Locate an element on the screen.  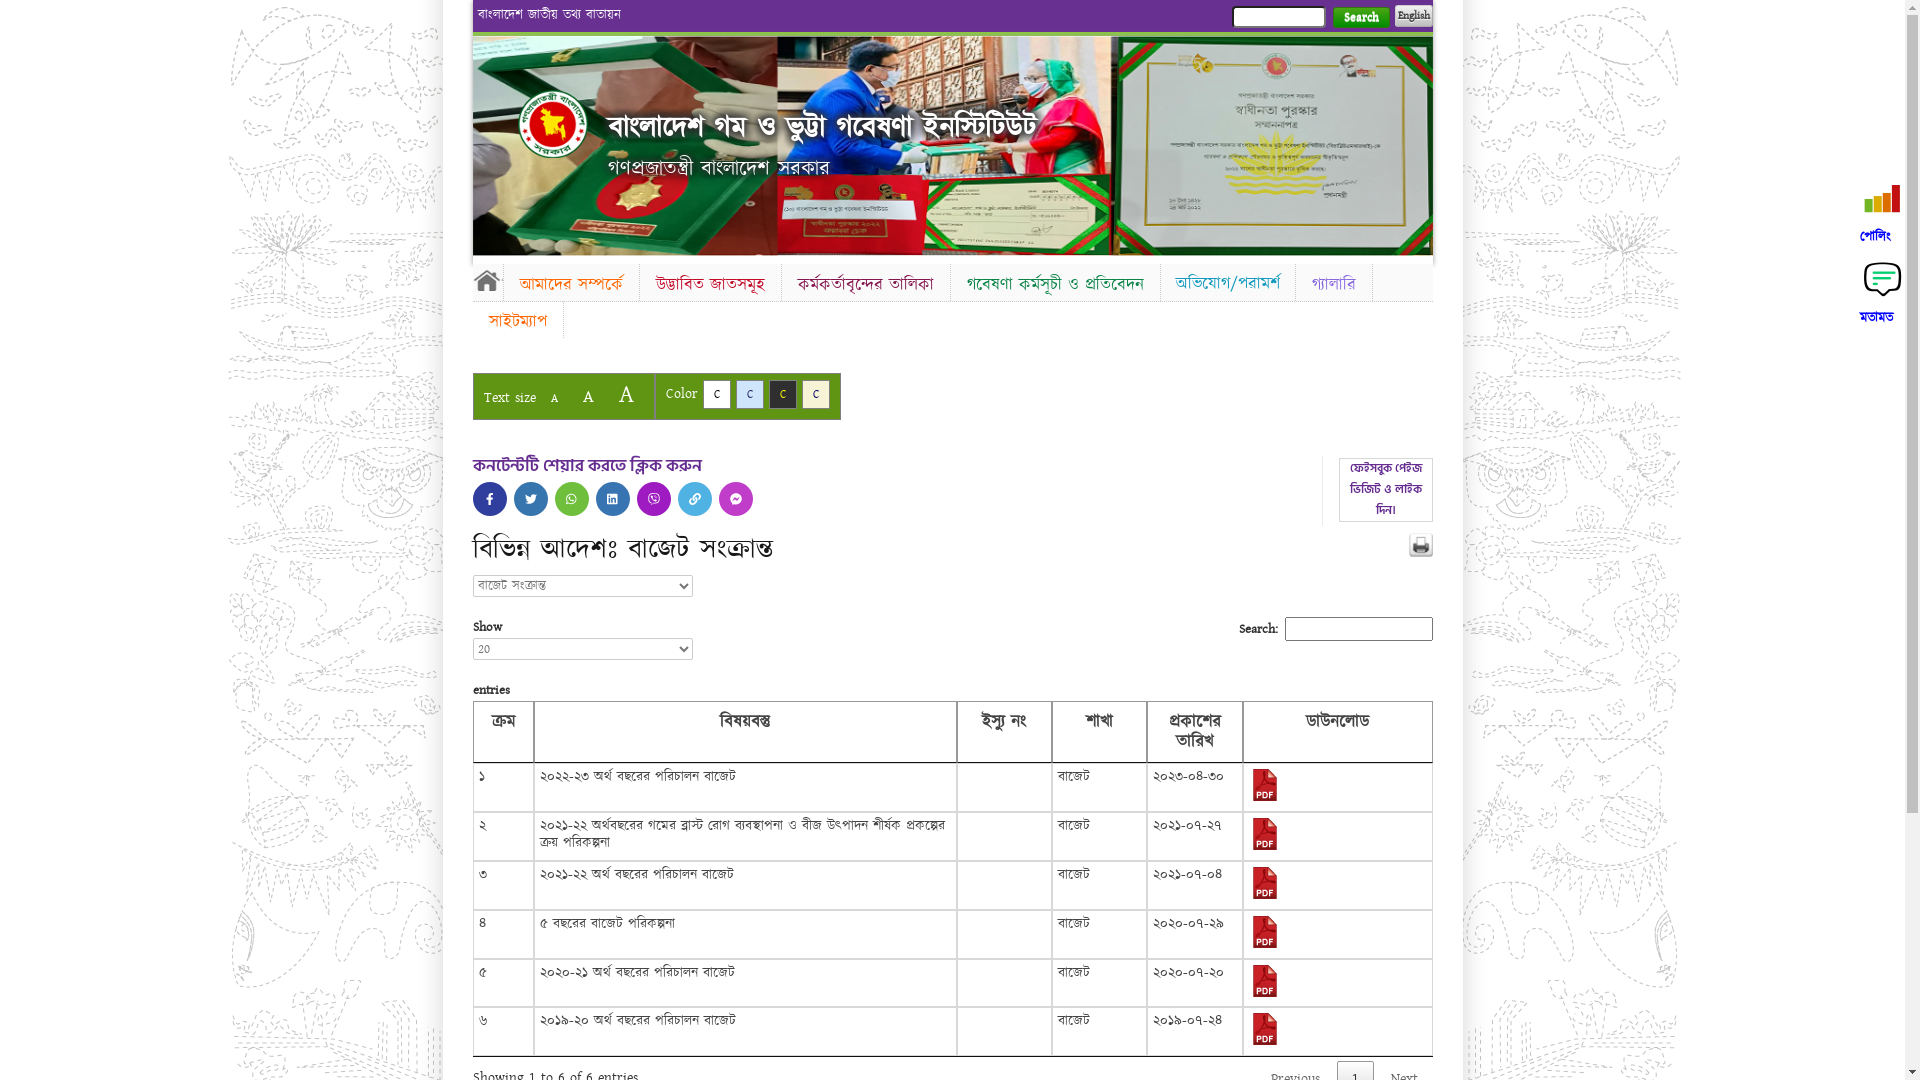
'English' is located at coordinates (1411, 15).